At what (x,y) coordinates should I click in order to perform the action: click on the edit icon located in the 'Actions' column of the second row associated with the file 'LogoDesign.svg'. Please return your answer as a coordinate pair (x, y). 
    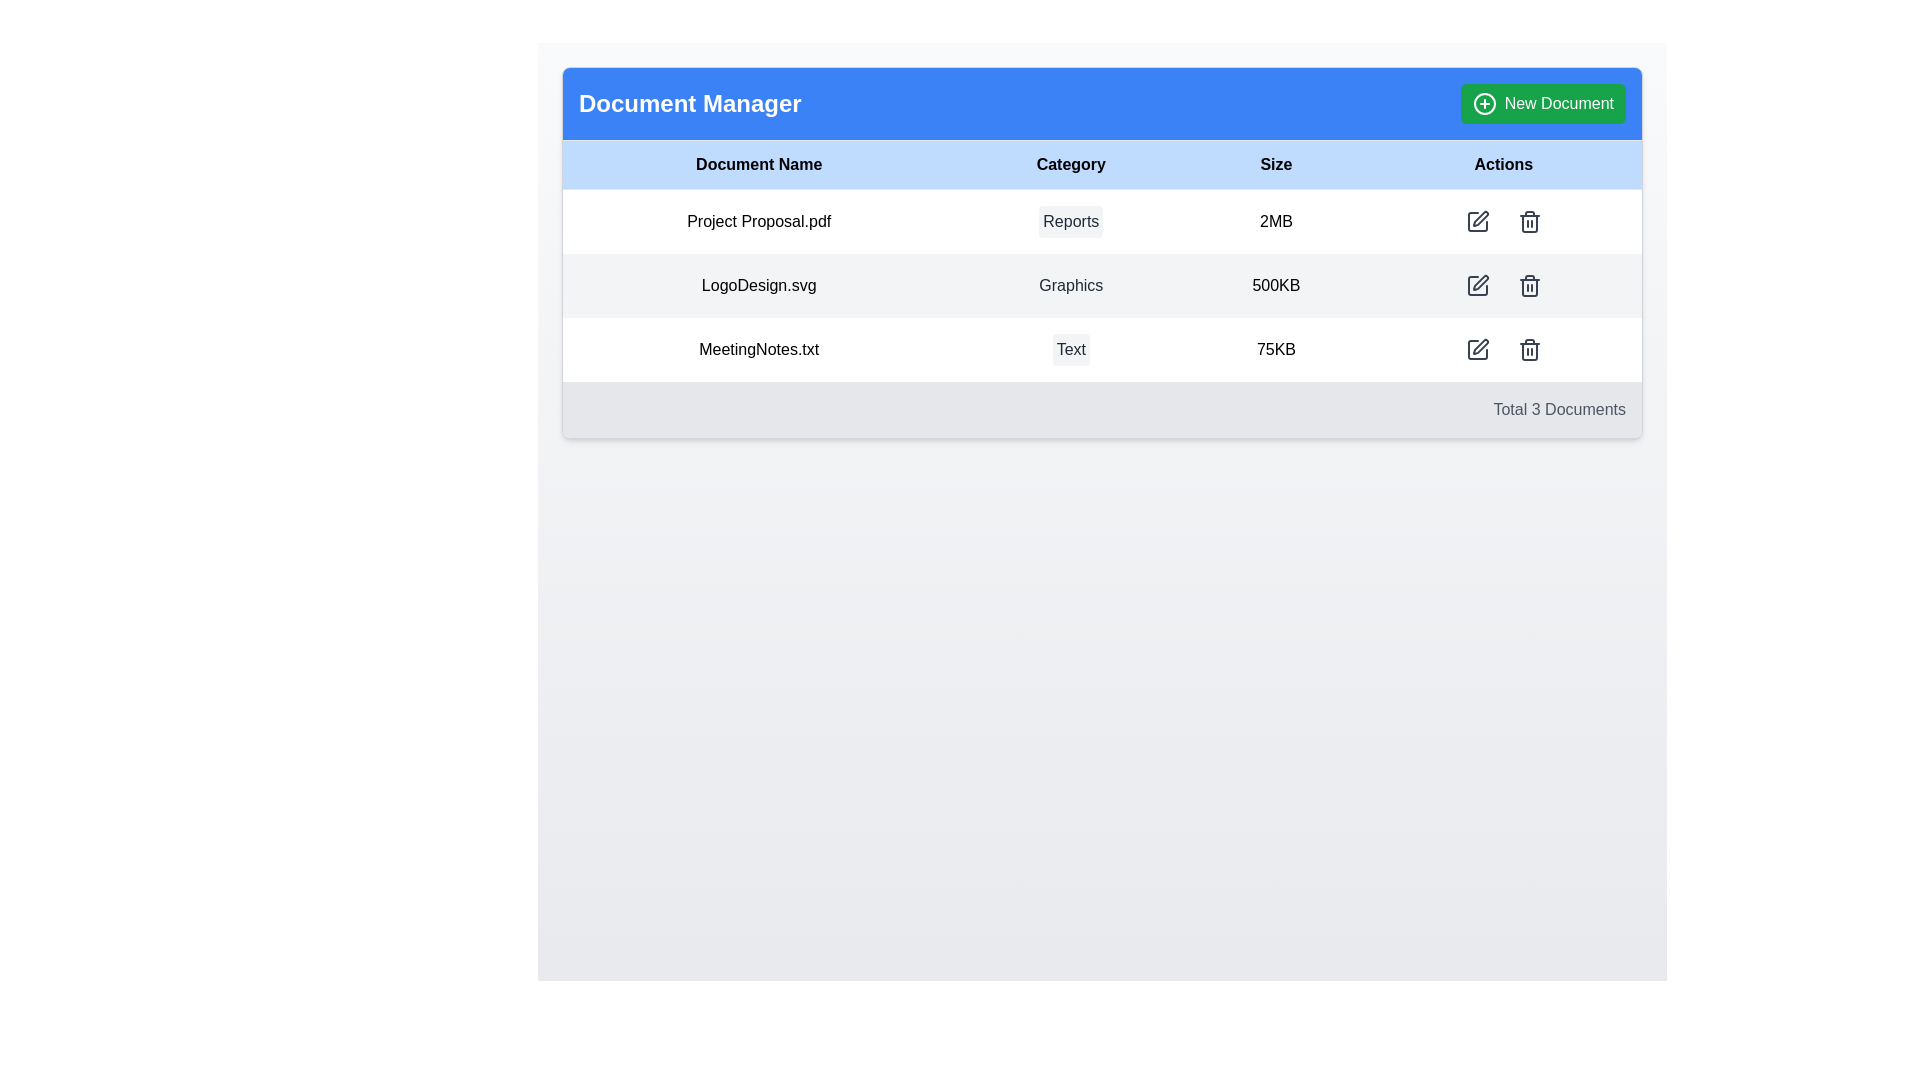
    Looking at the image, I should click on (1479, 219).